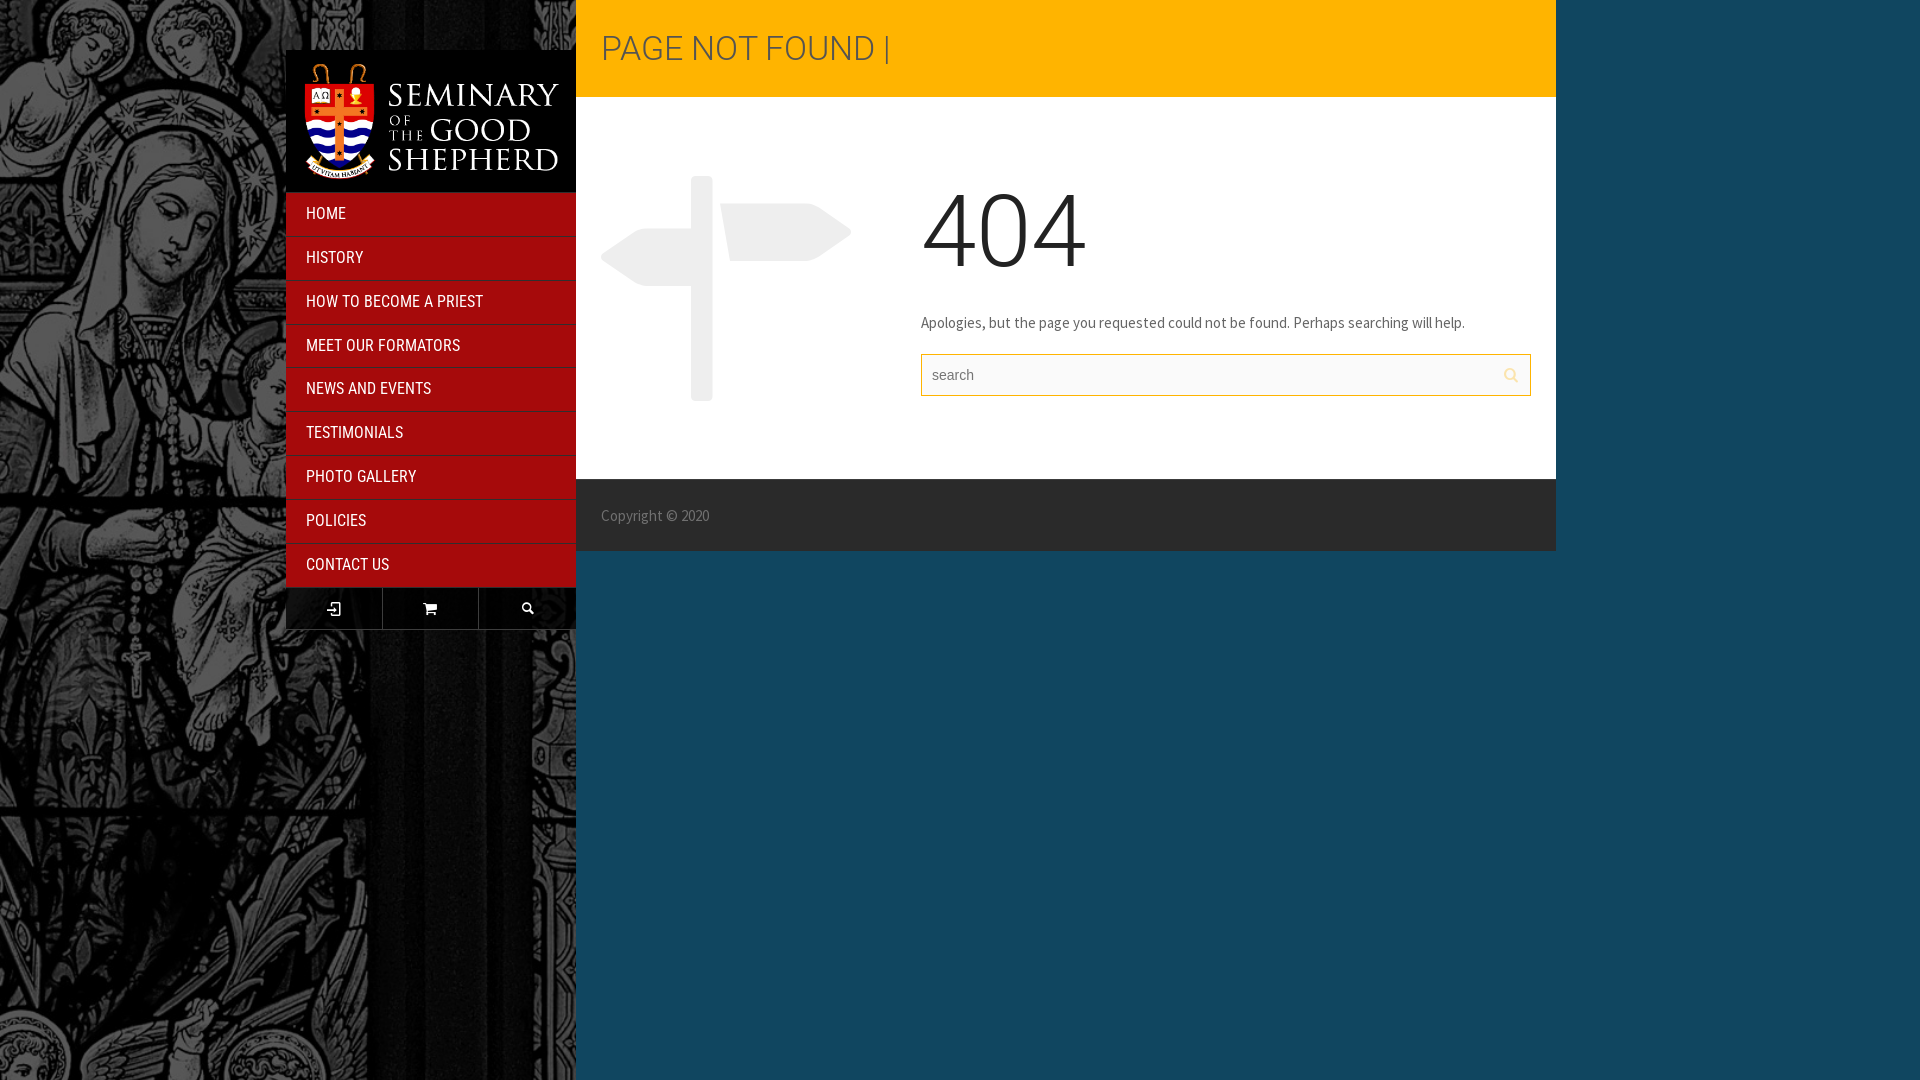 The image size is (1920, 1080). What do you see at coordinates (430, 433) in the screenshot?
I see `'TESTIMONIALS'` at bounding box center [430, 433].